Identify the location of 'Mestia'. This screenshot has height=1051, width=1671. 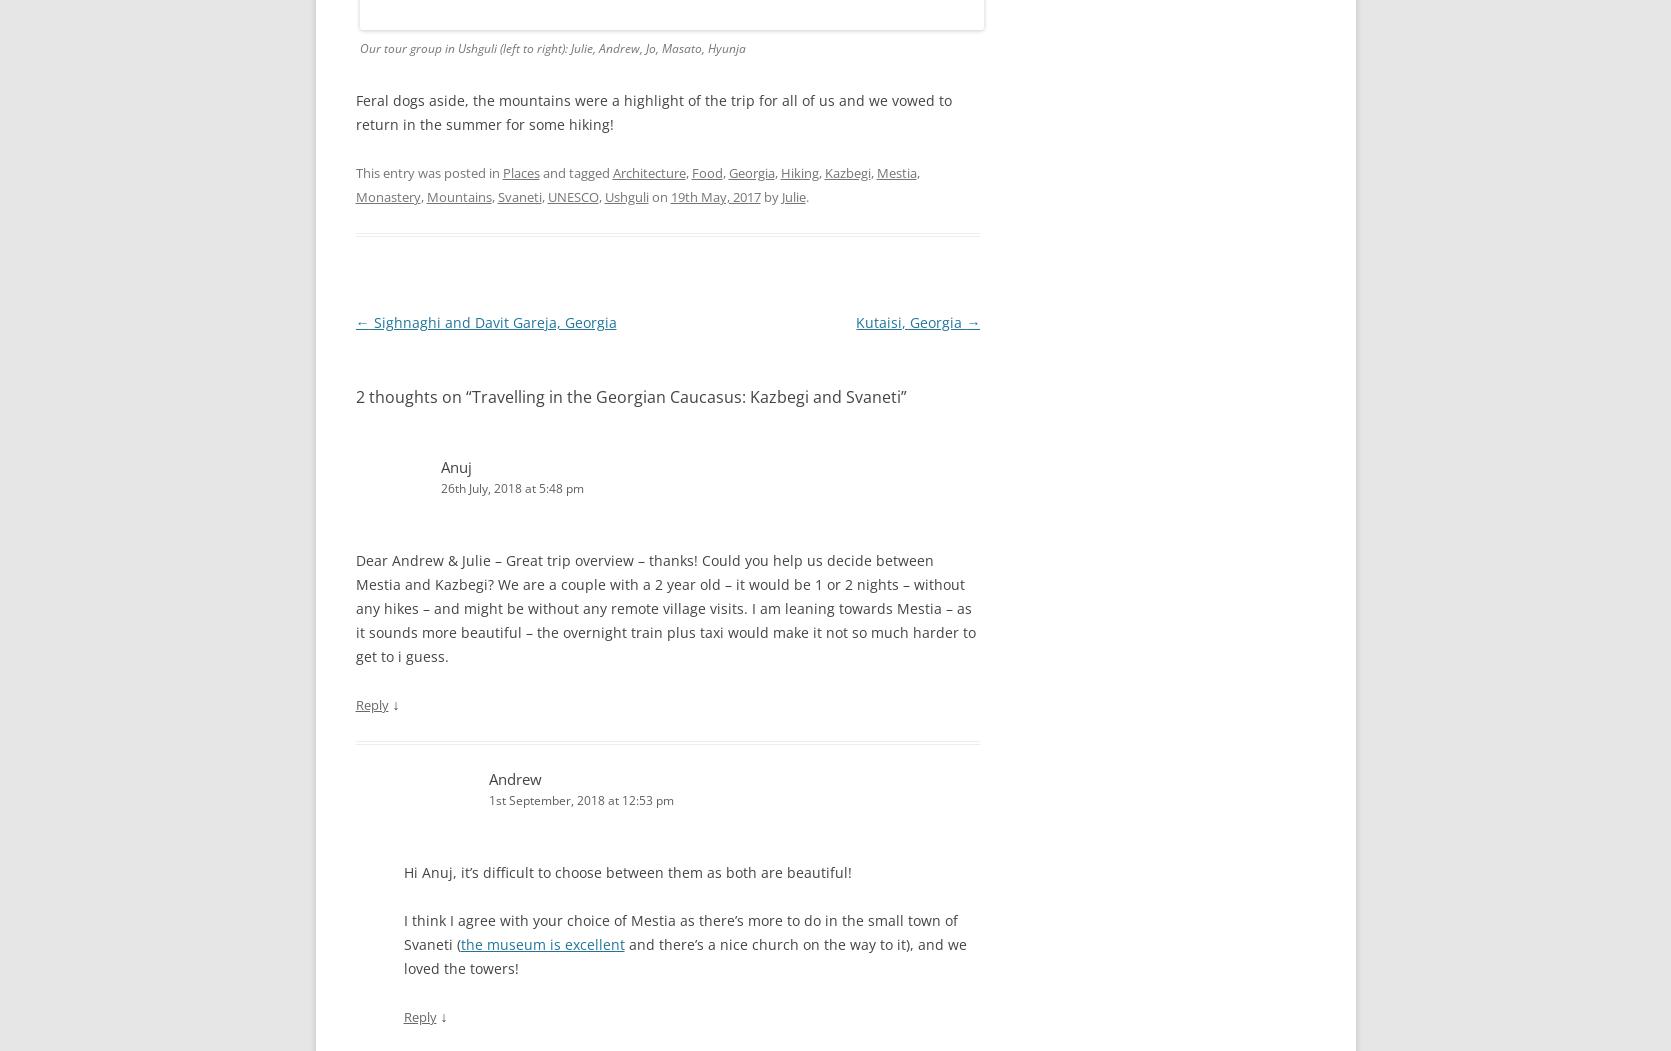
(894, 172).